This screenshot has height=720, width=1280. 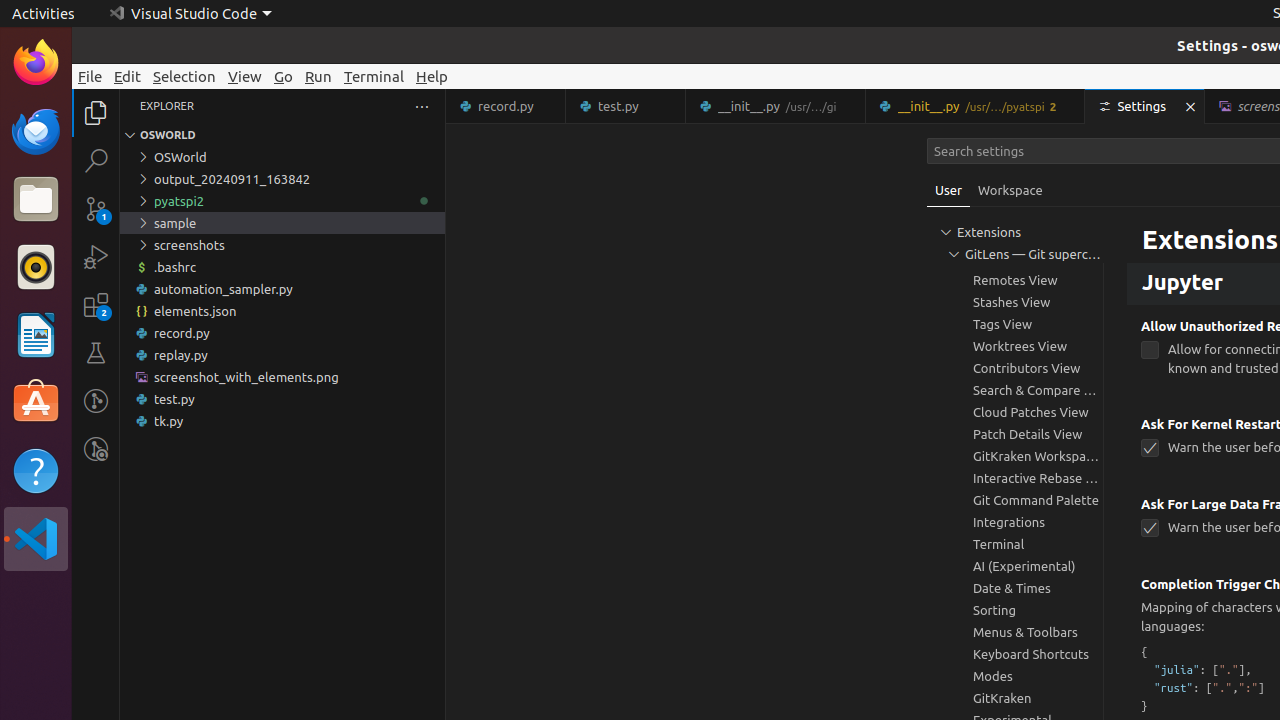 I want to click on 'User', so click(x=947, y=190).